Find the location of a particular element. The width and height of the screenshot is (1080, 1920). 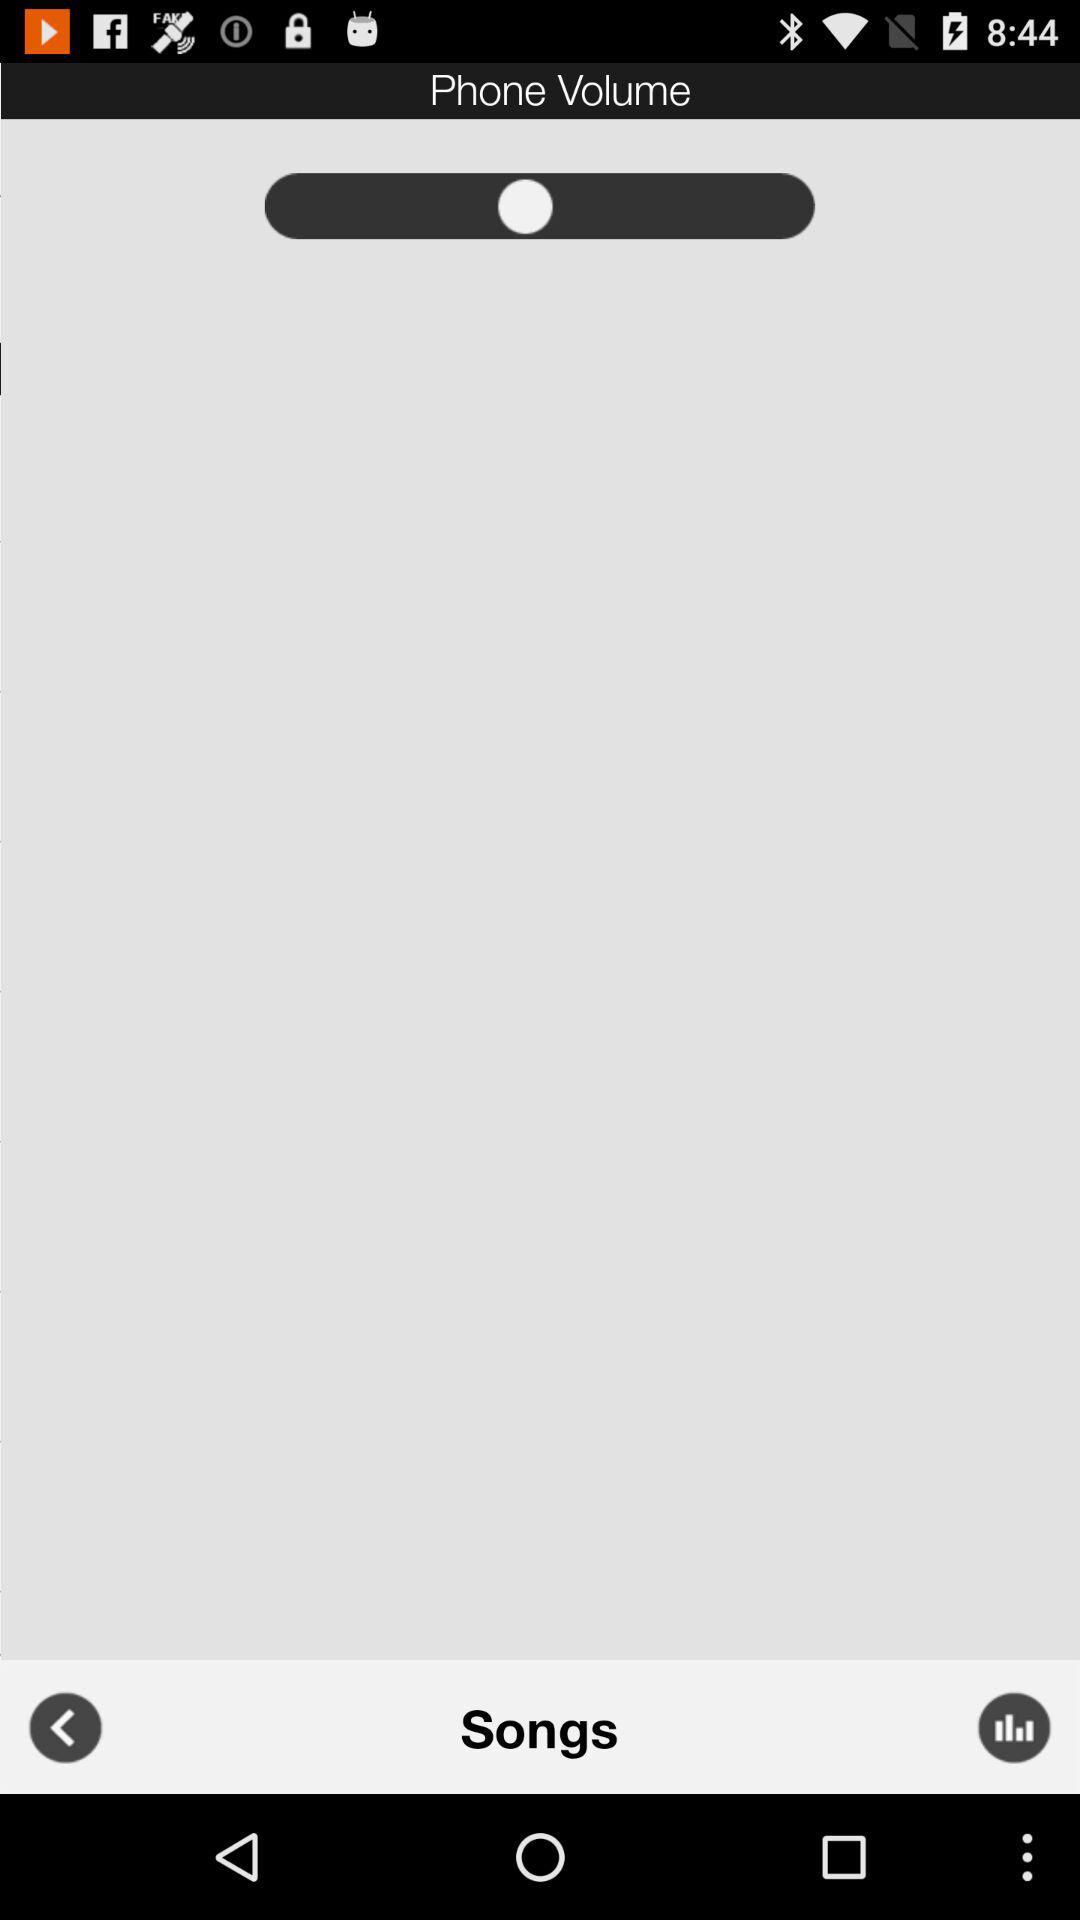

volume control is located at coordinates (540, 206).